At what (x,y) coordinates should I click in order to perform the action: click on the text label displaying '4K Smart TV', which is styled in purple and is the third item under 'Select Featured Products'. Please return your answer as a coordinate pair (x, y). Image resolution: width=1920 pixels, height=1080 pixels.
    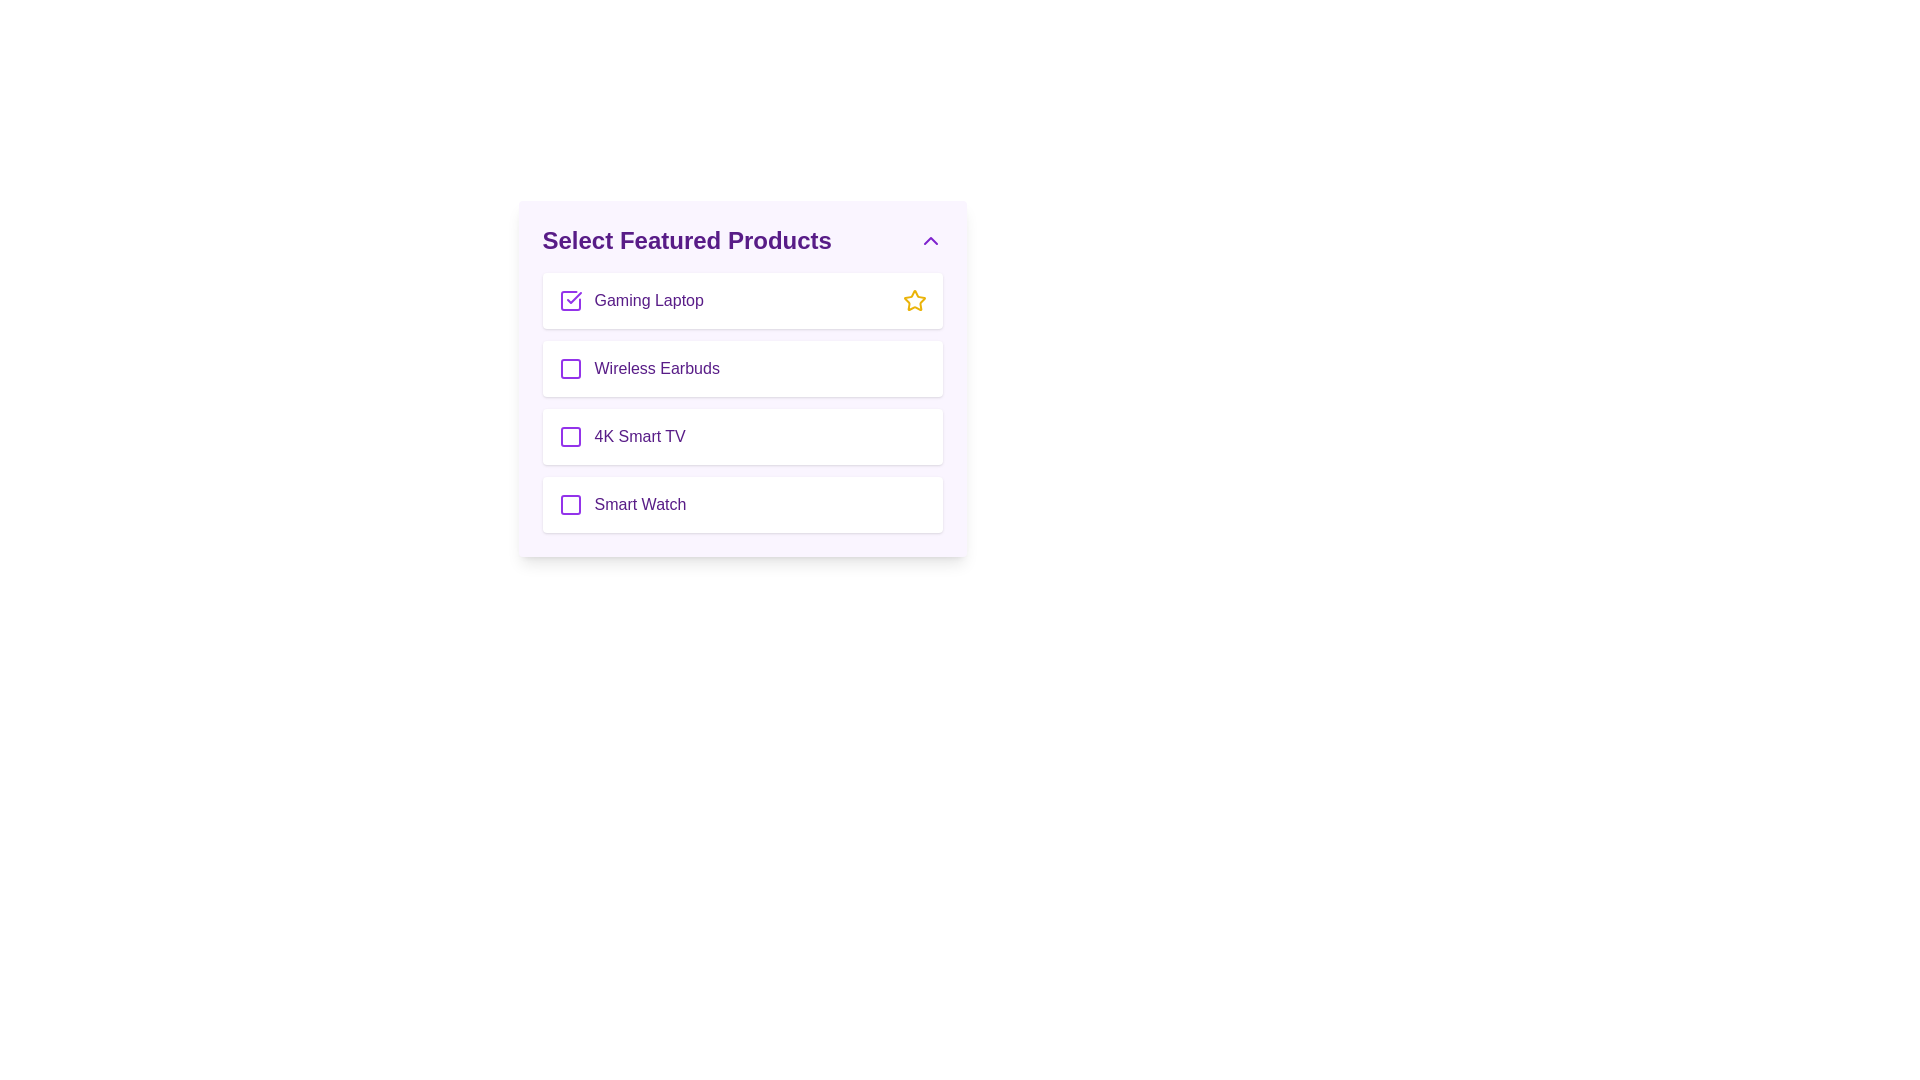
    Looking at the image, I should click on (640, 435).